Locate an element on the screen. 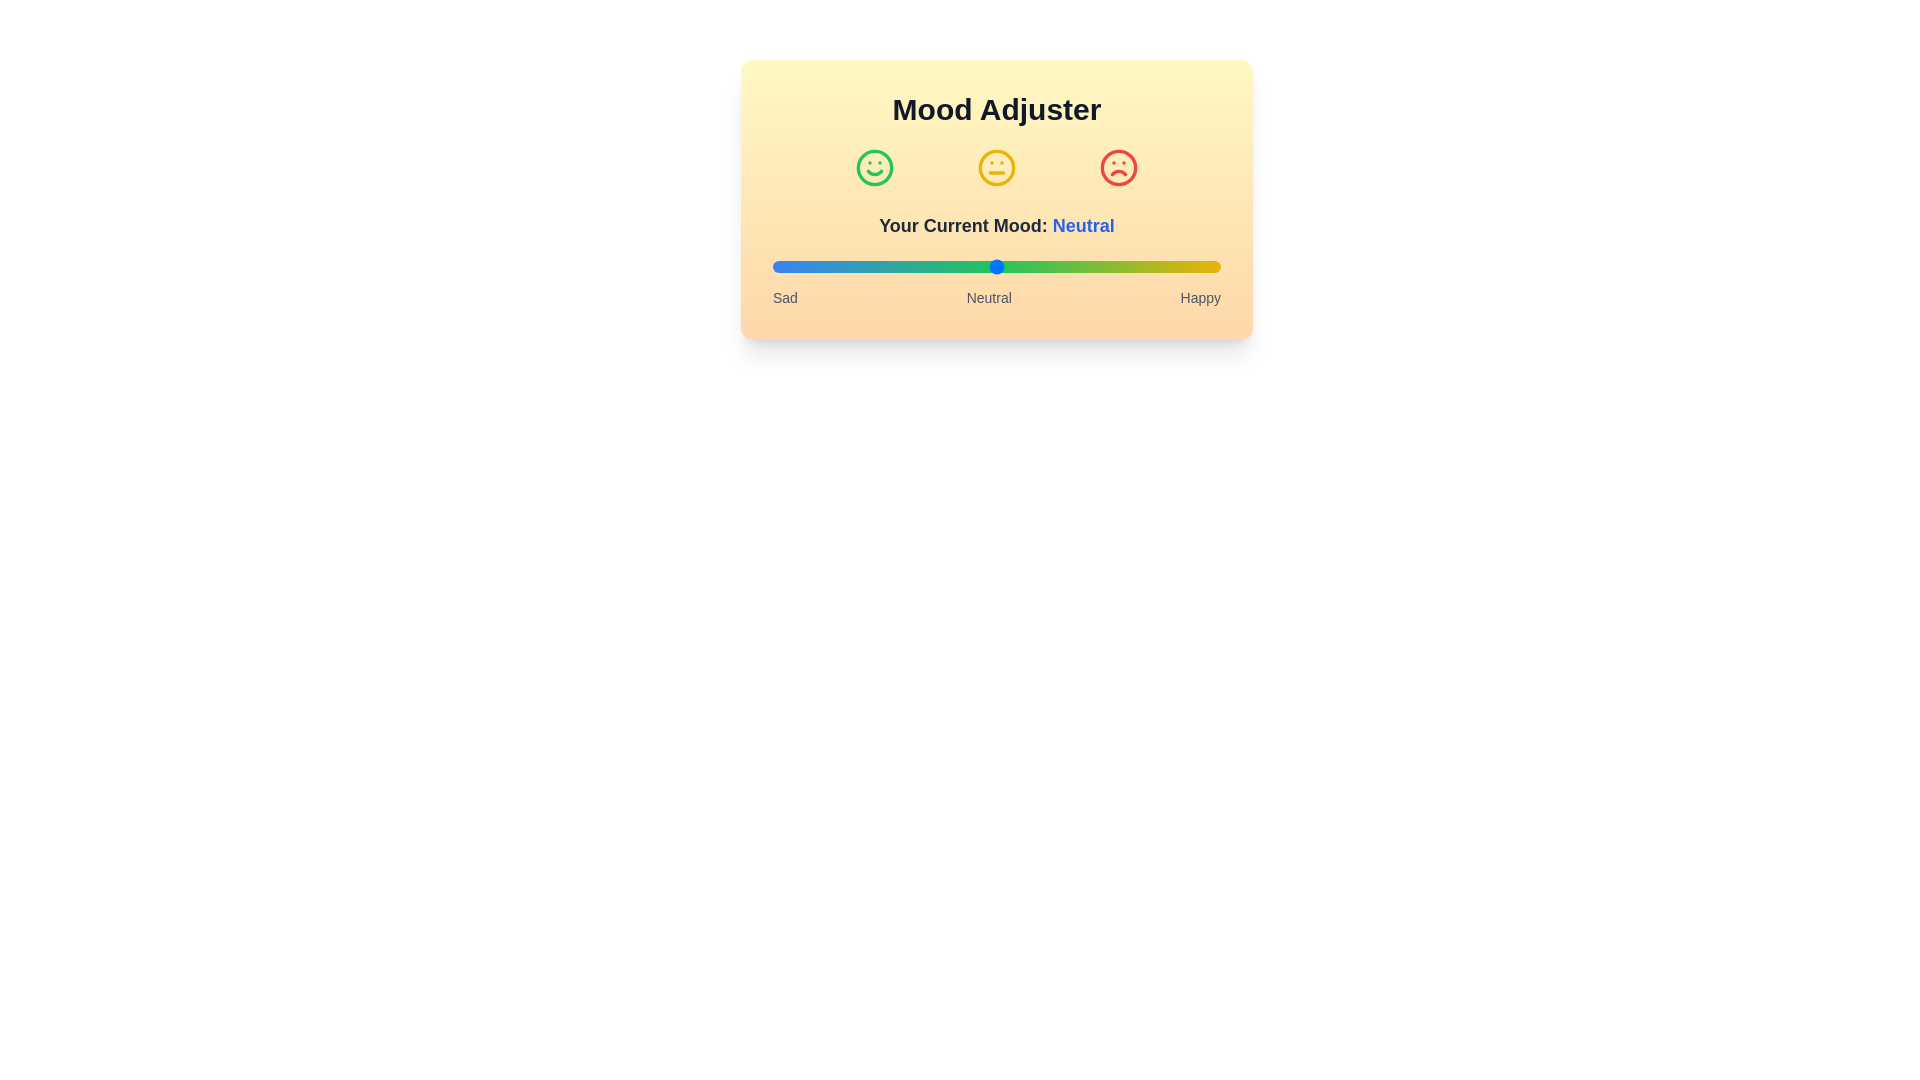 This screenshot has height=1080, width=1920. the mood slider to the desired level 42 is located at coordinates (961, 265).